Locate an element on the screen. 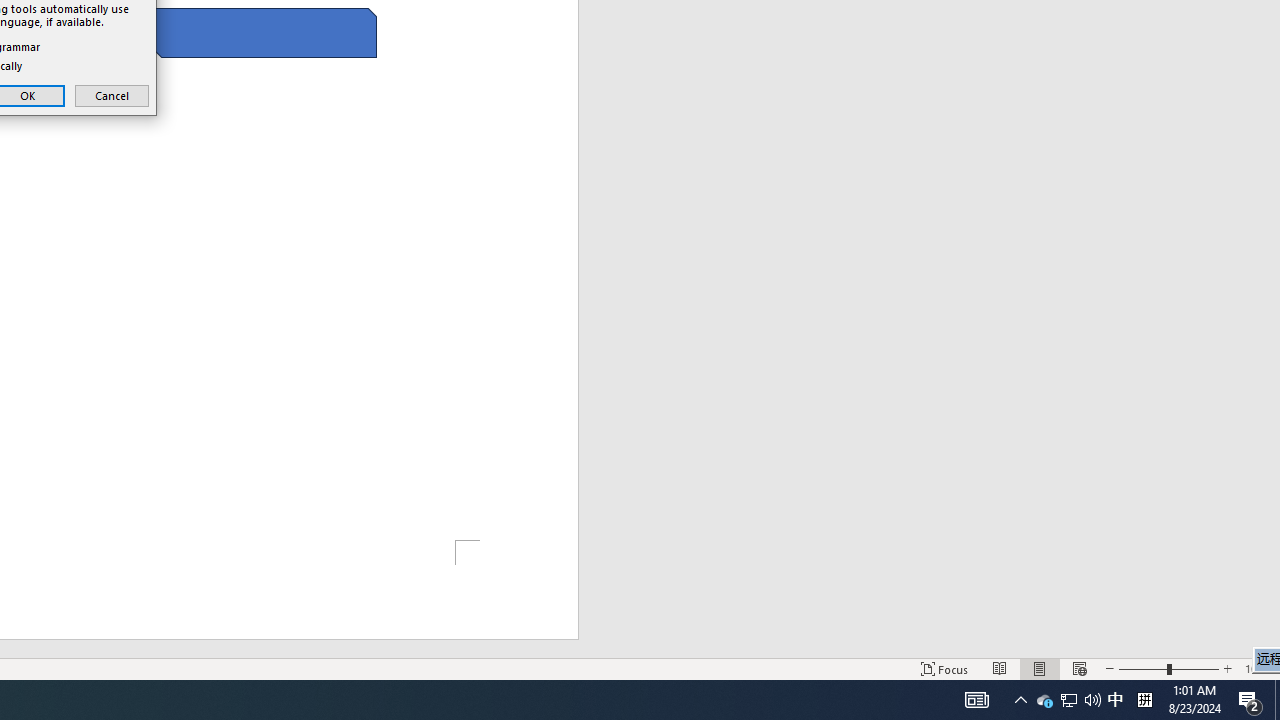 The height and width of the screenshot is (720, 1280). 'Tray Input Indicator - Chinese (Simplified, China)' is located at coordinates (1144, 698).